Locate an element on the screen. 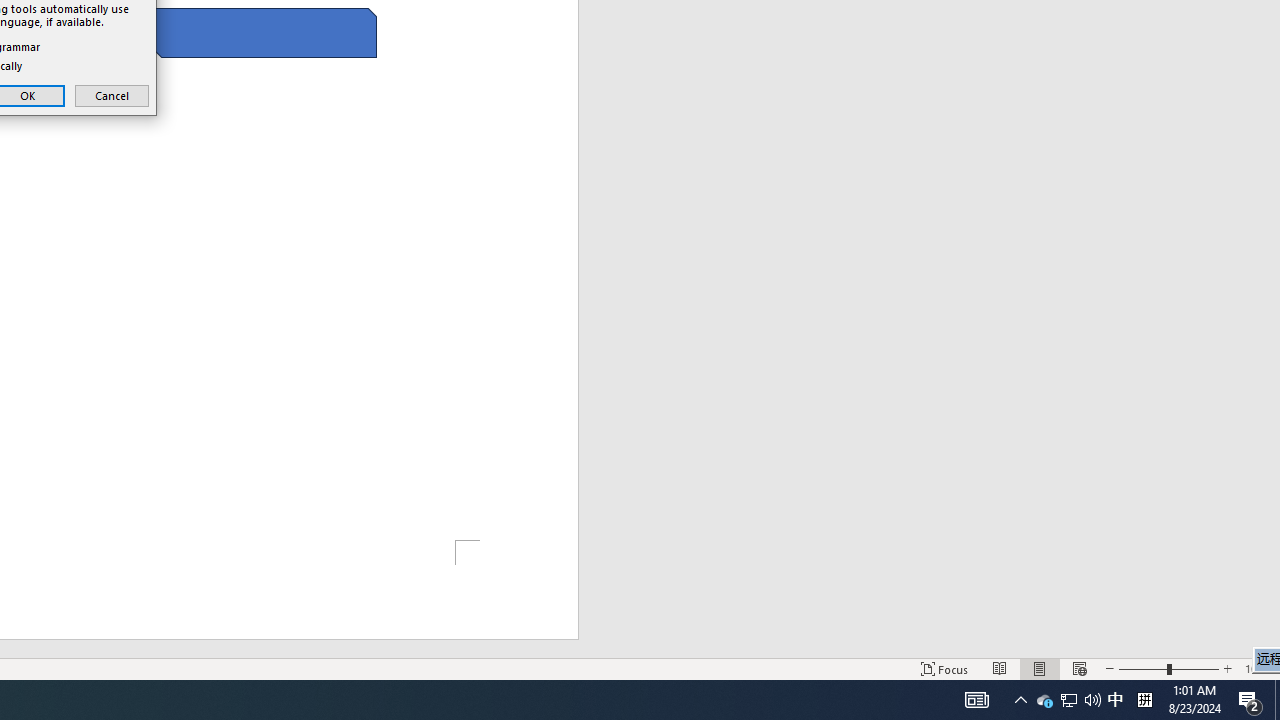 The height and width of the screenshot is (720, 1280). 'Tray Input Indicator - Chinese (Simplified, China)' is located at coordinates (1144, 698).